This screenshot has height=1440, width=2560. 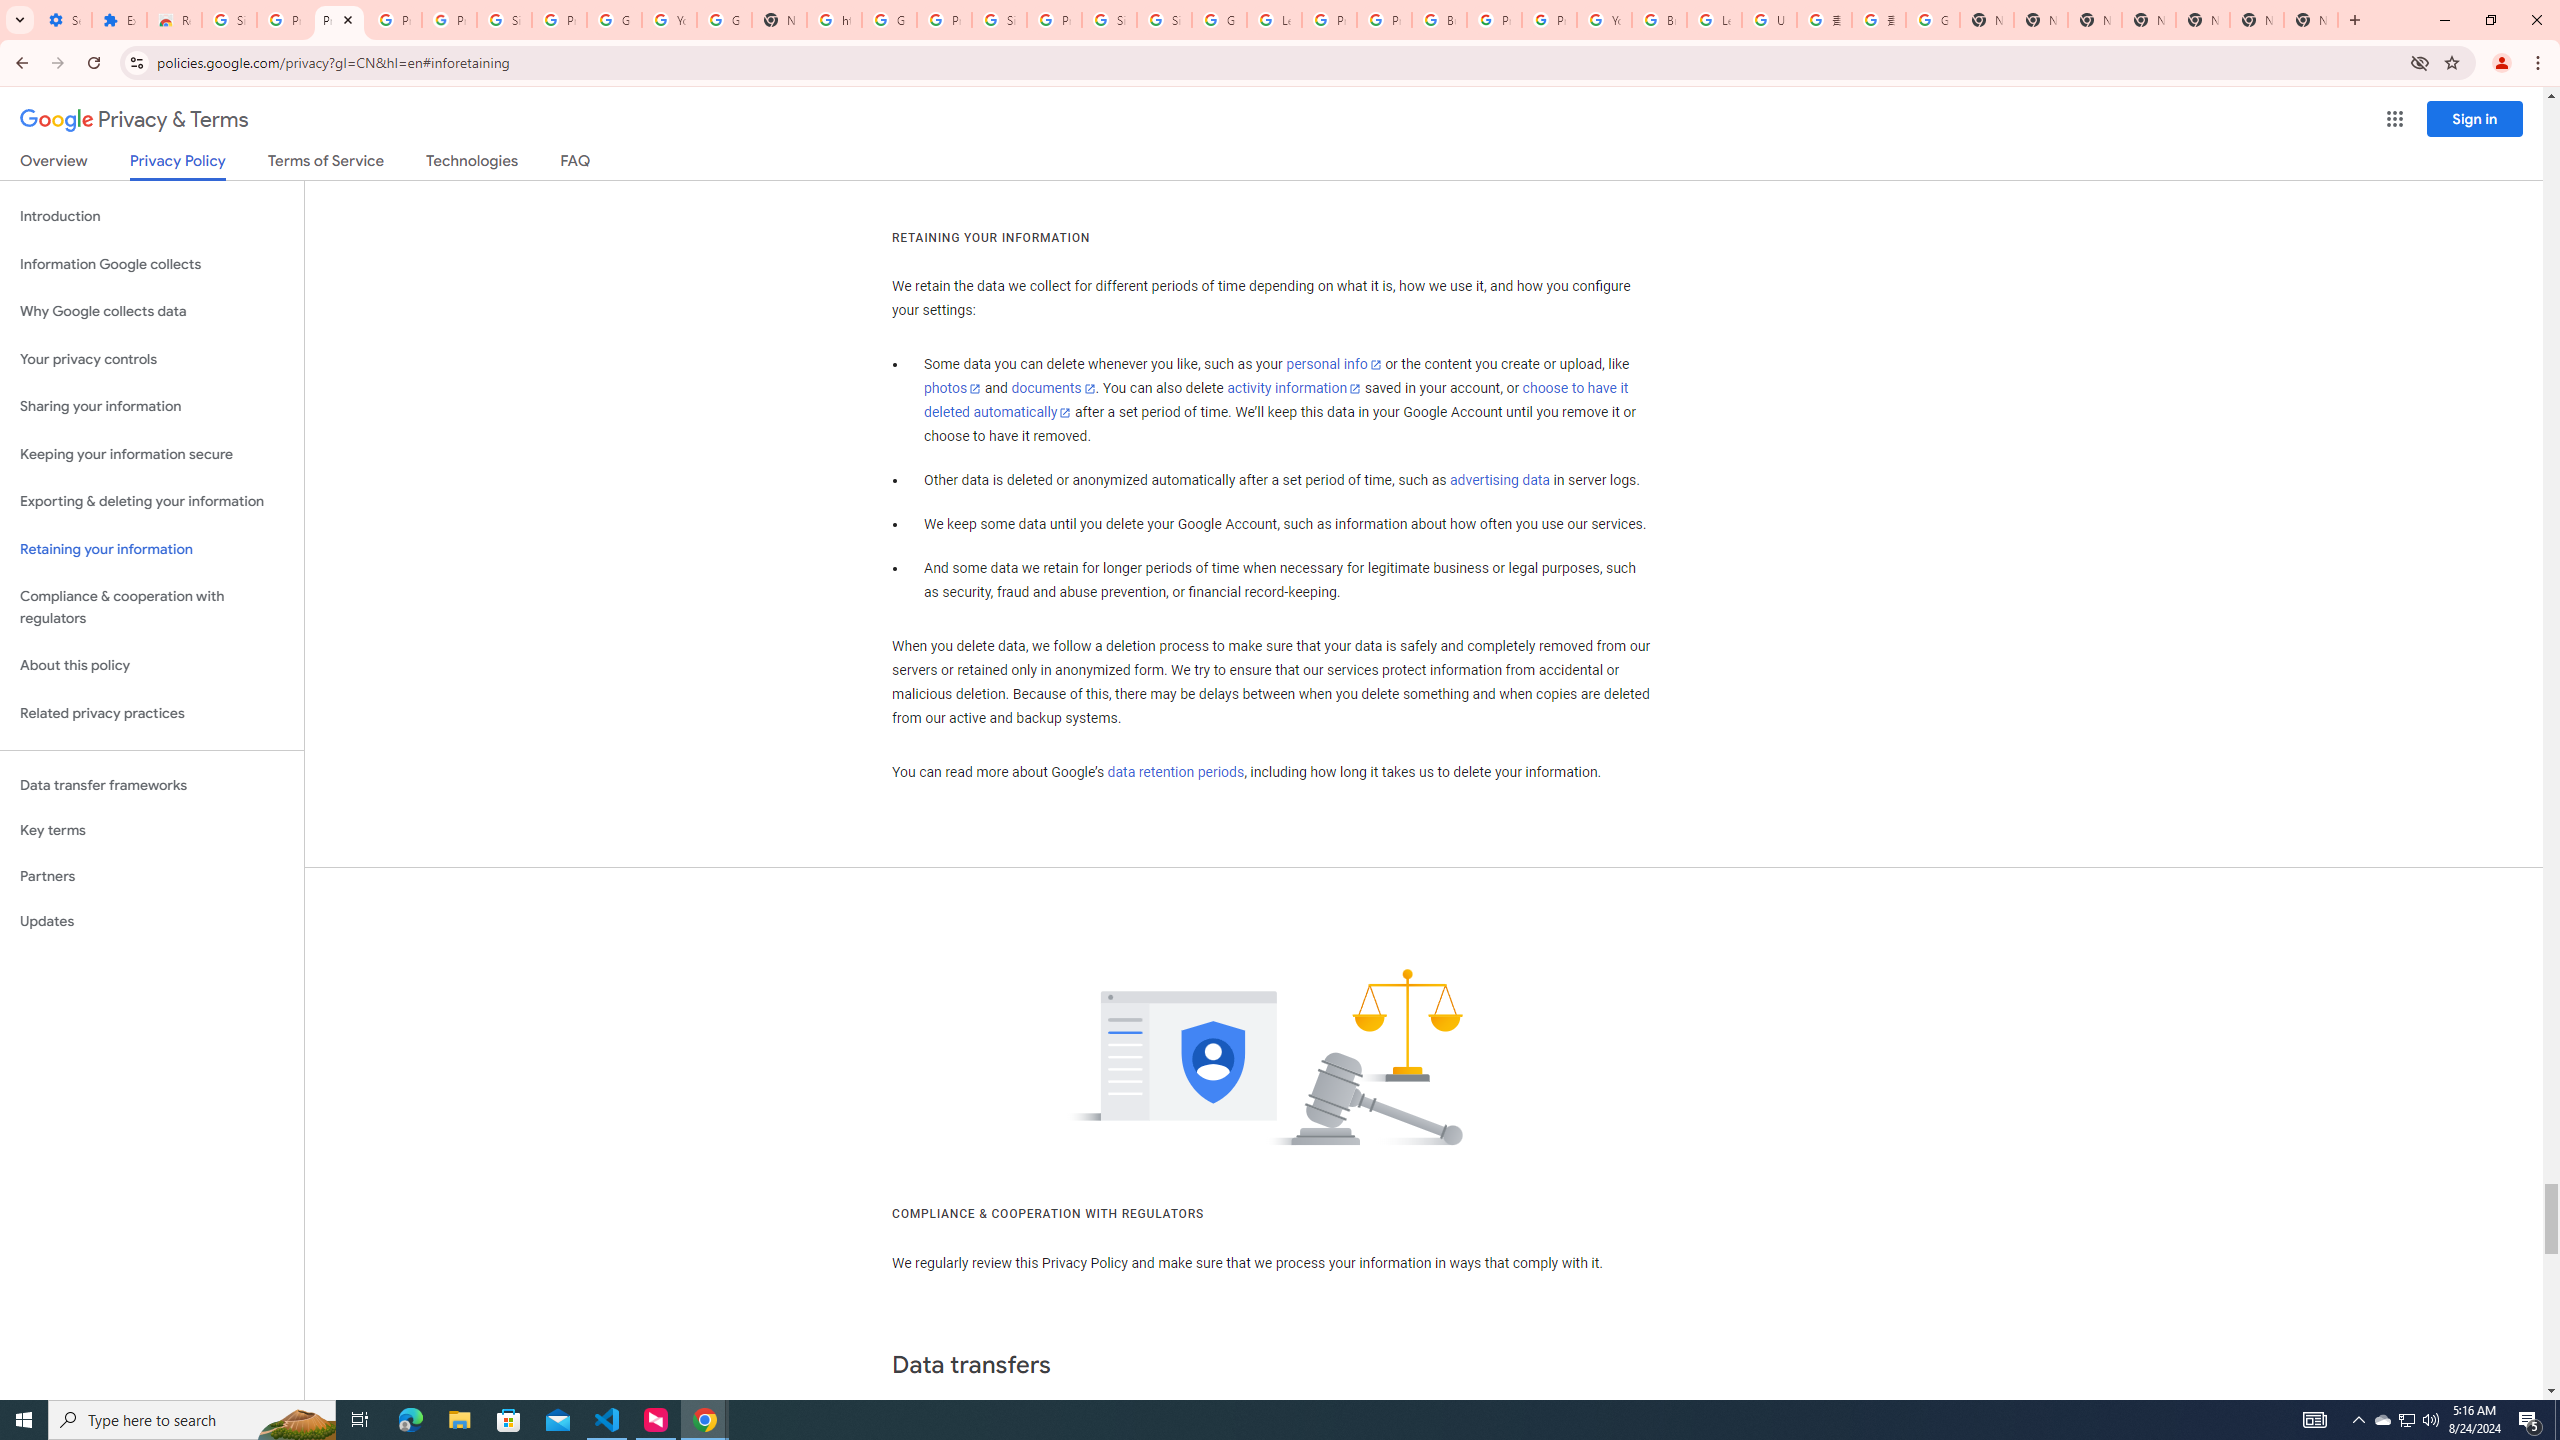 What do you see at coordinates (64, 19) in the screenshot?
I see `'Settings - On startup'` at bounding box center [64, 19].